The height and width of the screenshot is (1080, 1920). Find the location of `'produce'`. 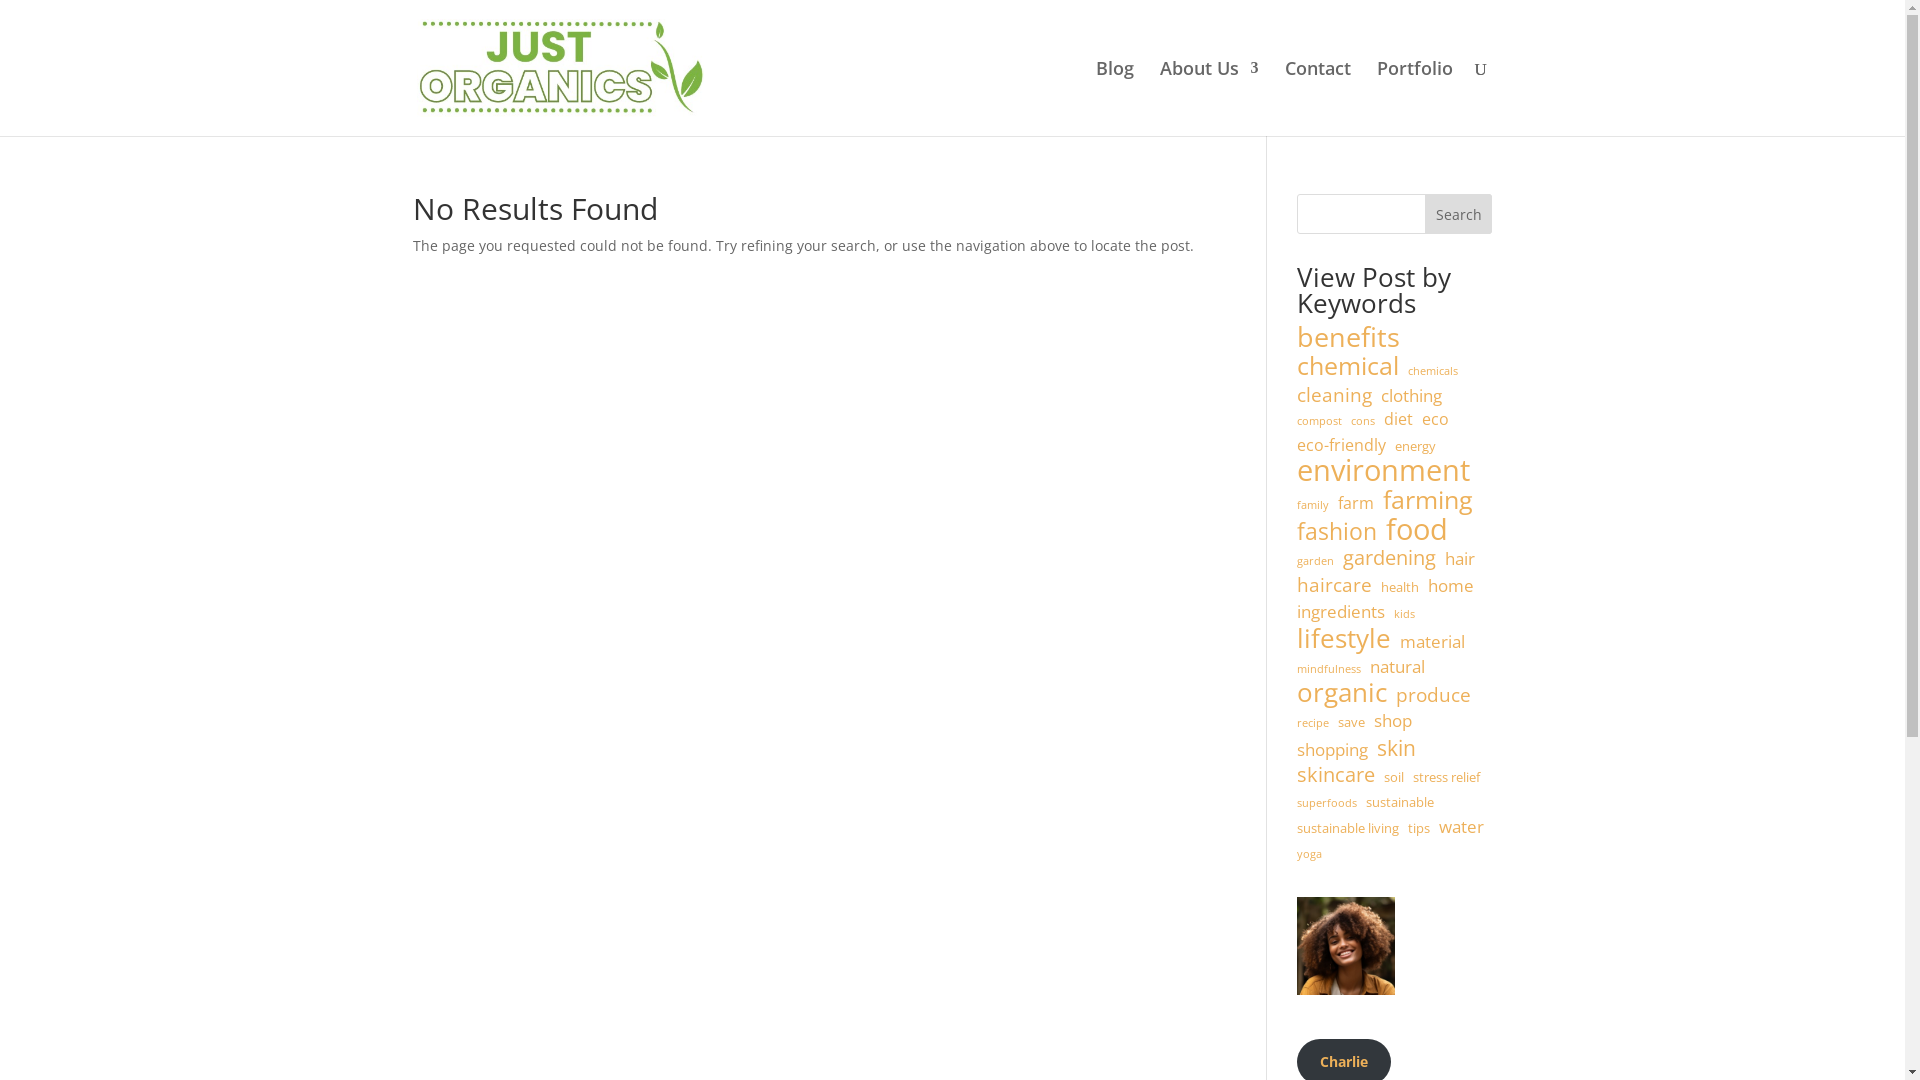

'produce' is located at coordinates (1432, 694).